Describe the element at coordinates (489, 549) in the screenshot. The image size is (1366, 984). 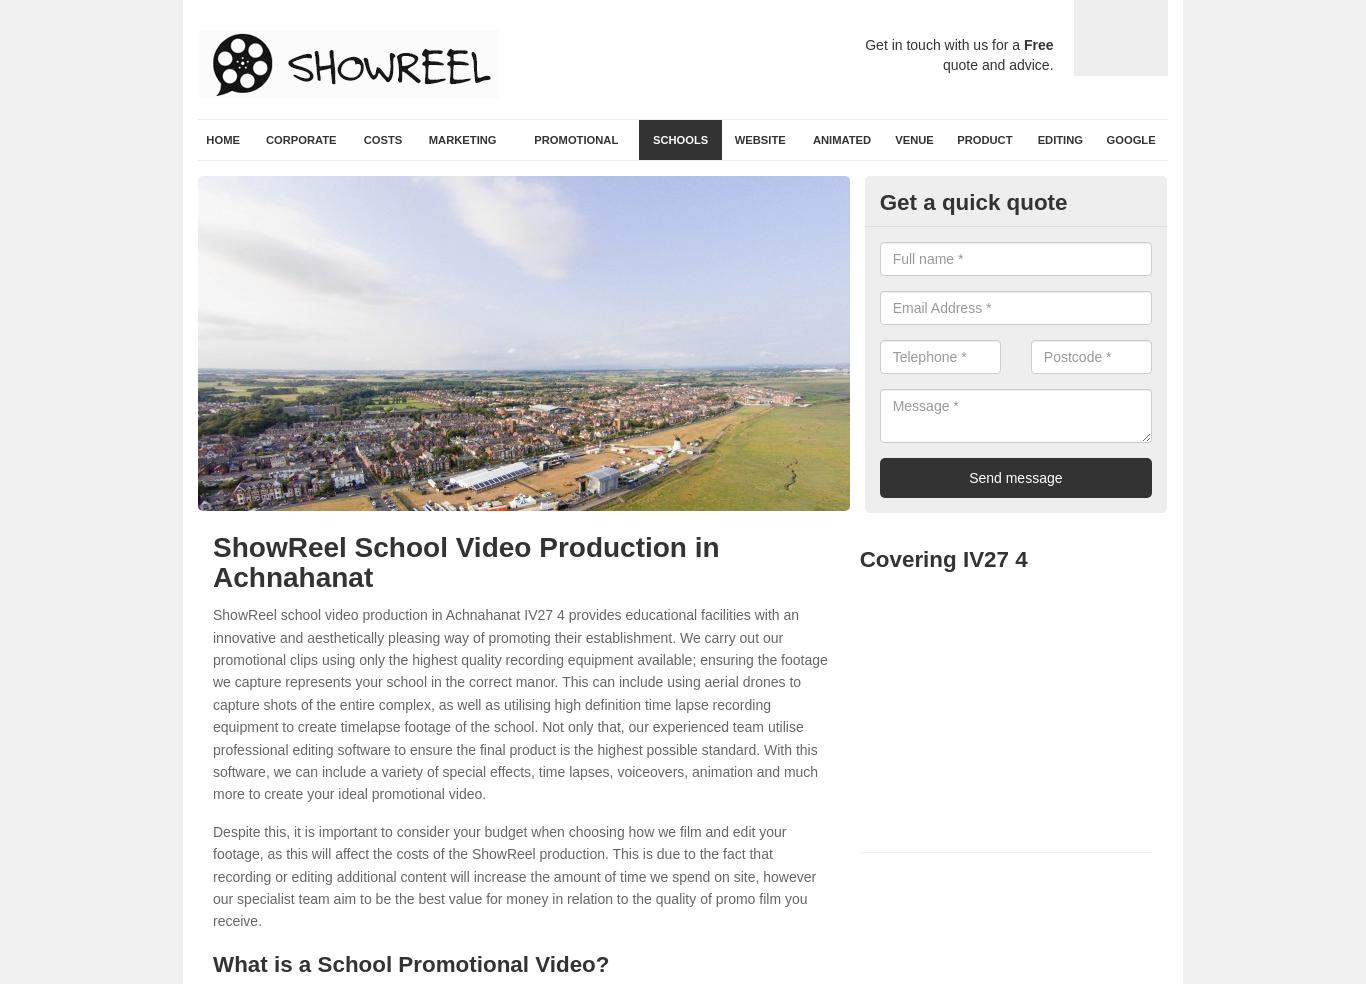
I see `'School Video Production in Achnahanat'` at that location.